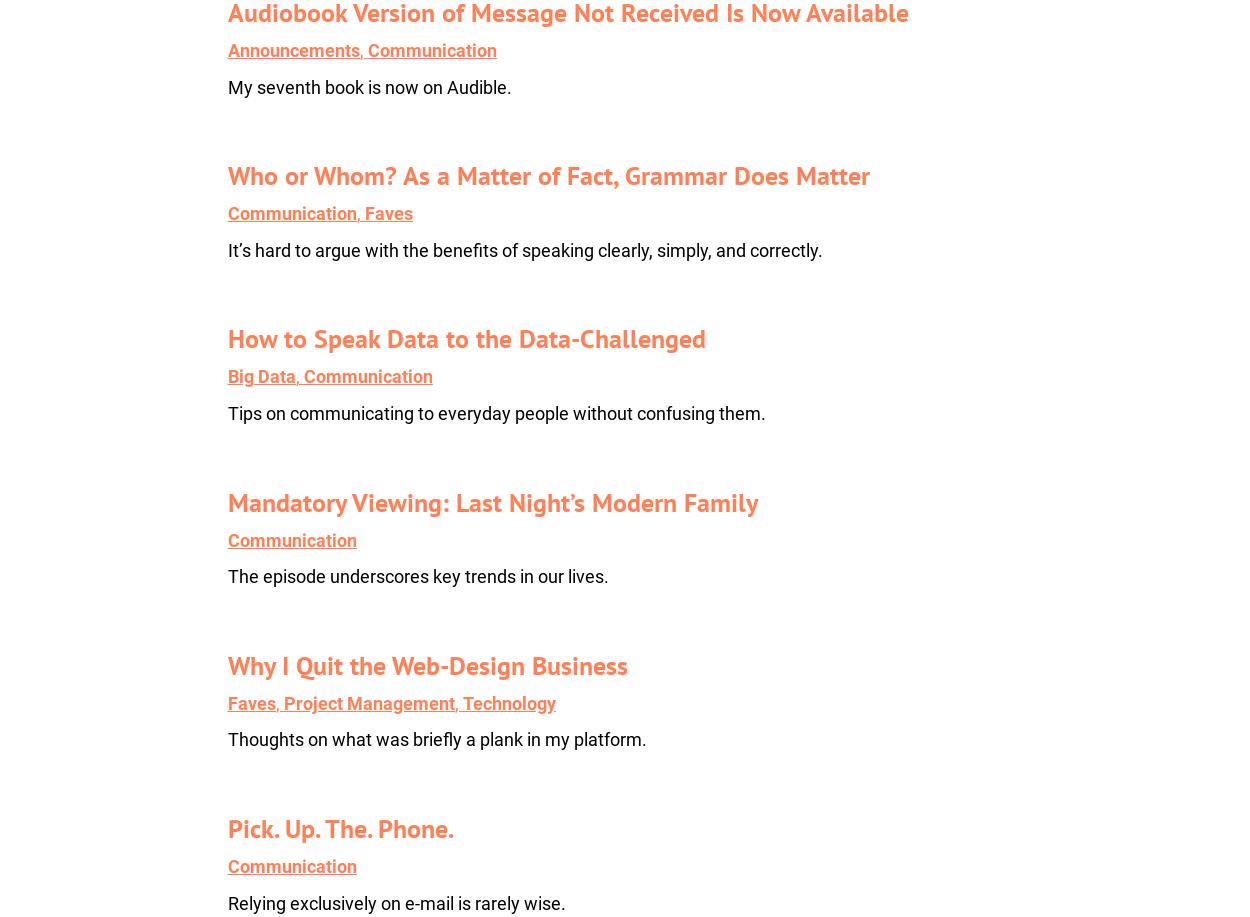 This screenshot has width=1250, height=917. Describe the element at coordinates (436, 738) in the screenshot. I see `'Thoughts on what was briefly a plank in my platform.'` at that location.